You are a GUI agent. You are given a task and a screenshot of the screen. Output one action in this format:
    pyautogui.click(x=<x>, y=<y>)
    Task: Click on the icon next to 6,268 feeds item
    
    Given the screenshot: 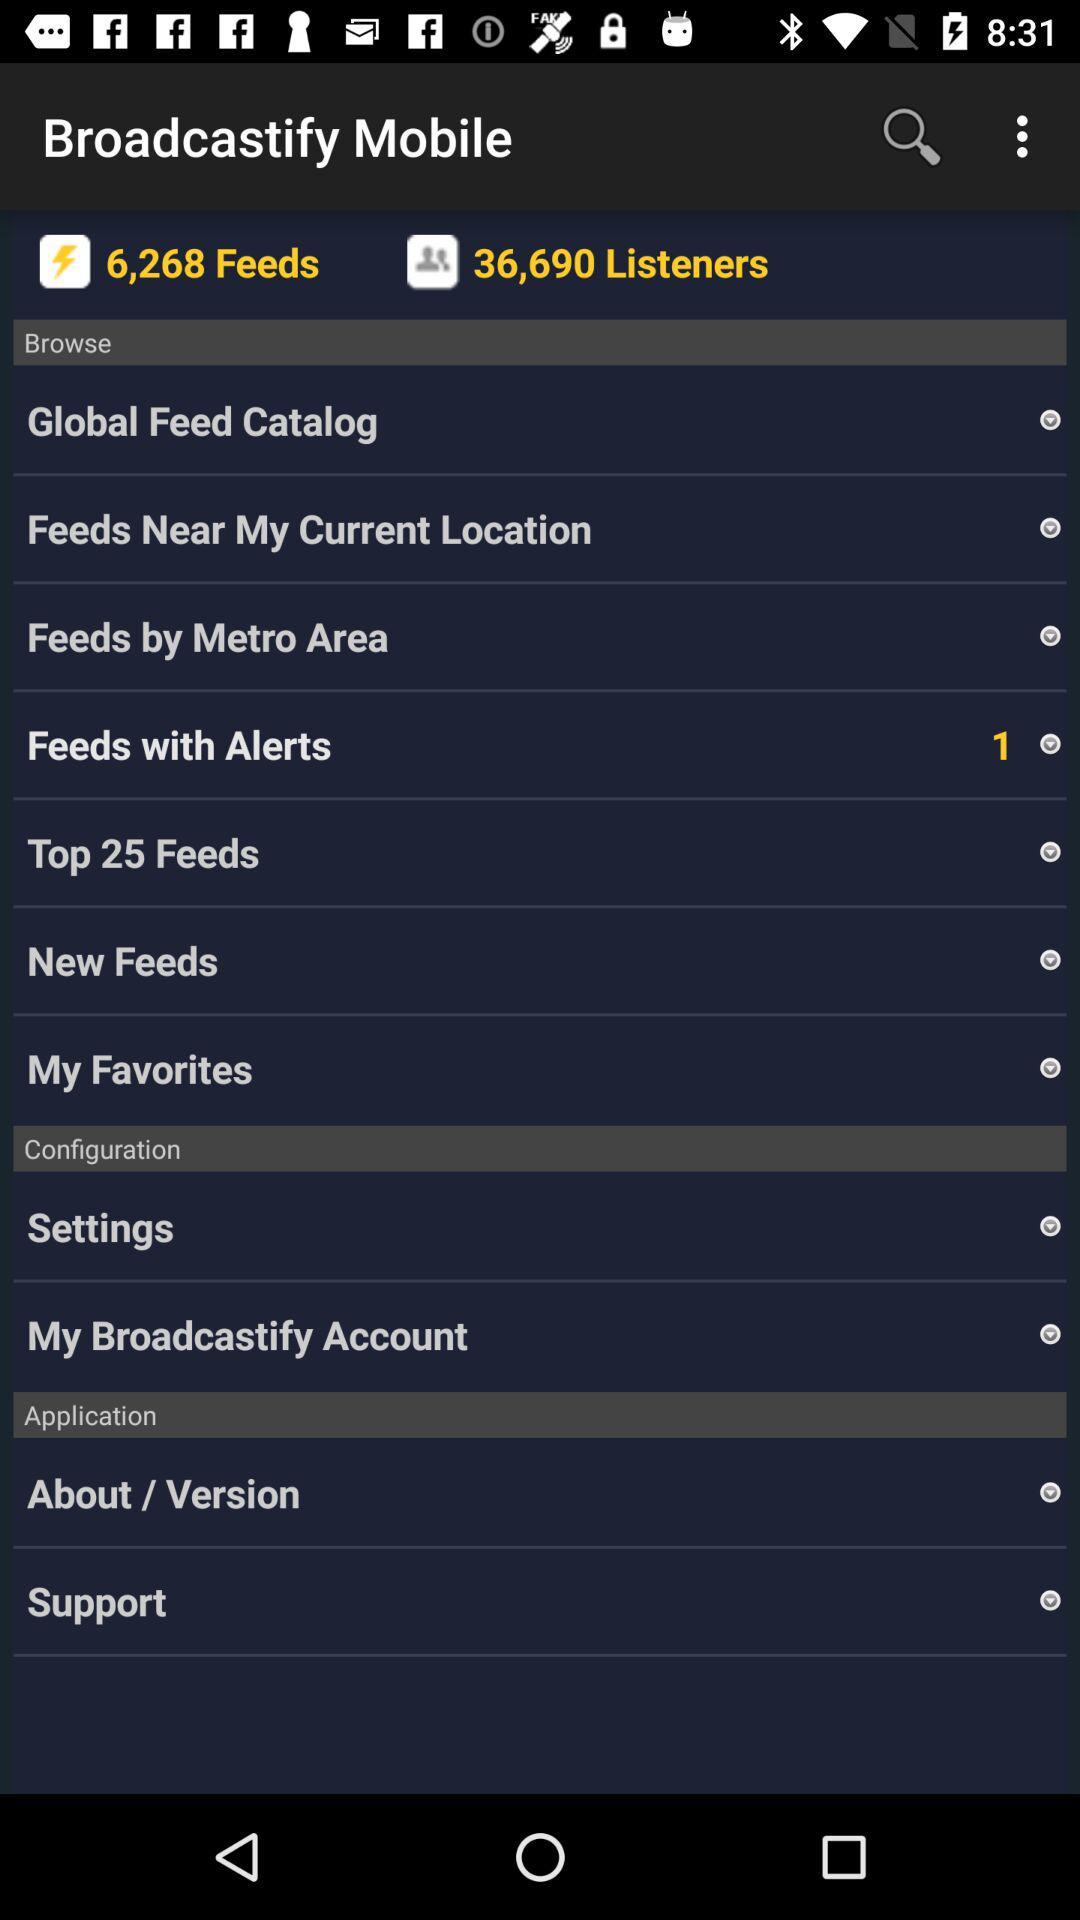 What is the action you would take?
    pyautogui.click(x=64, y=261)
    